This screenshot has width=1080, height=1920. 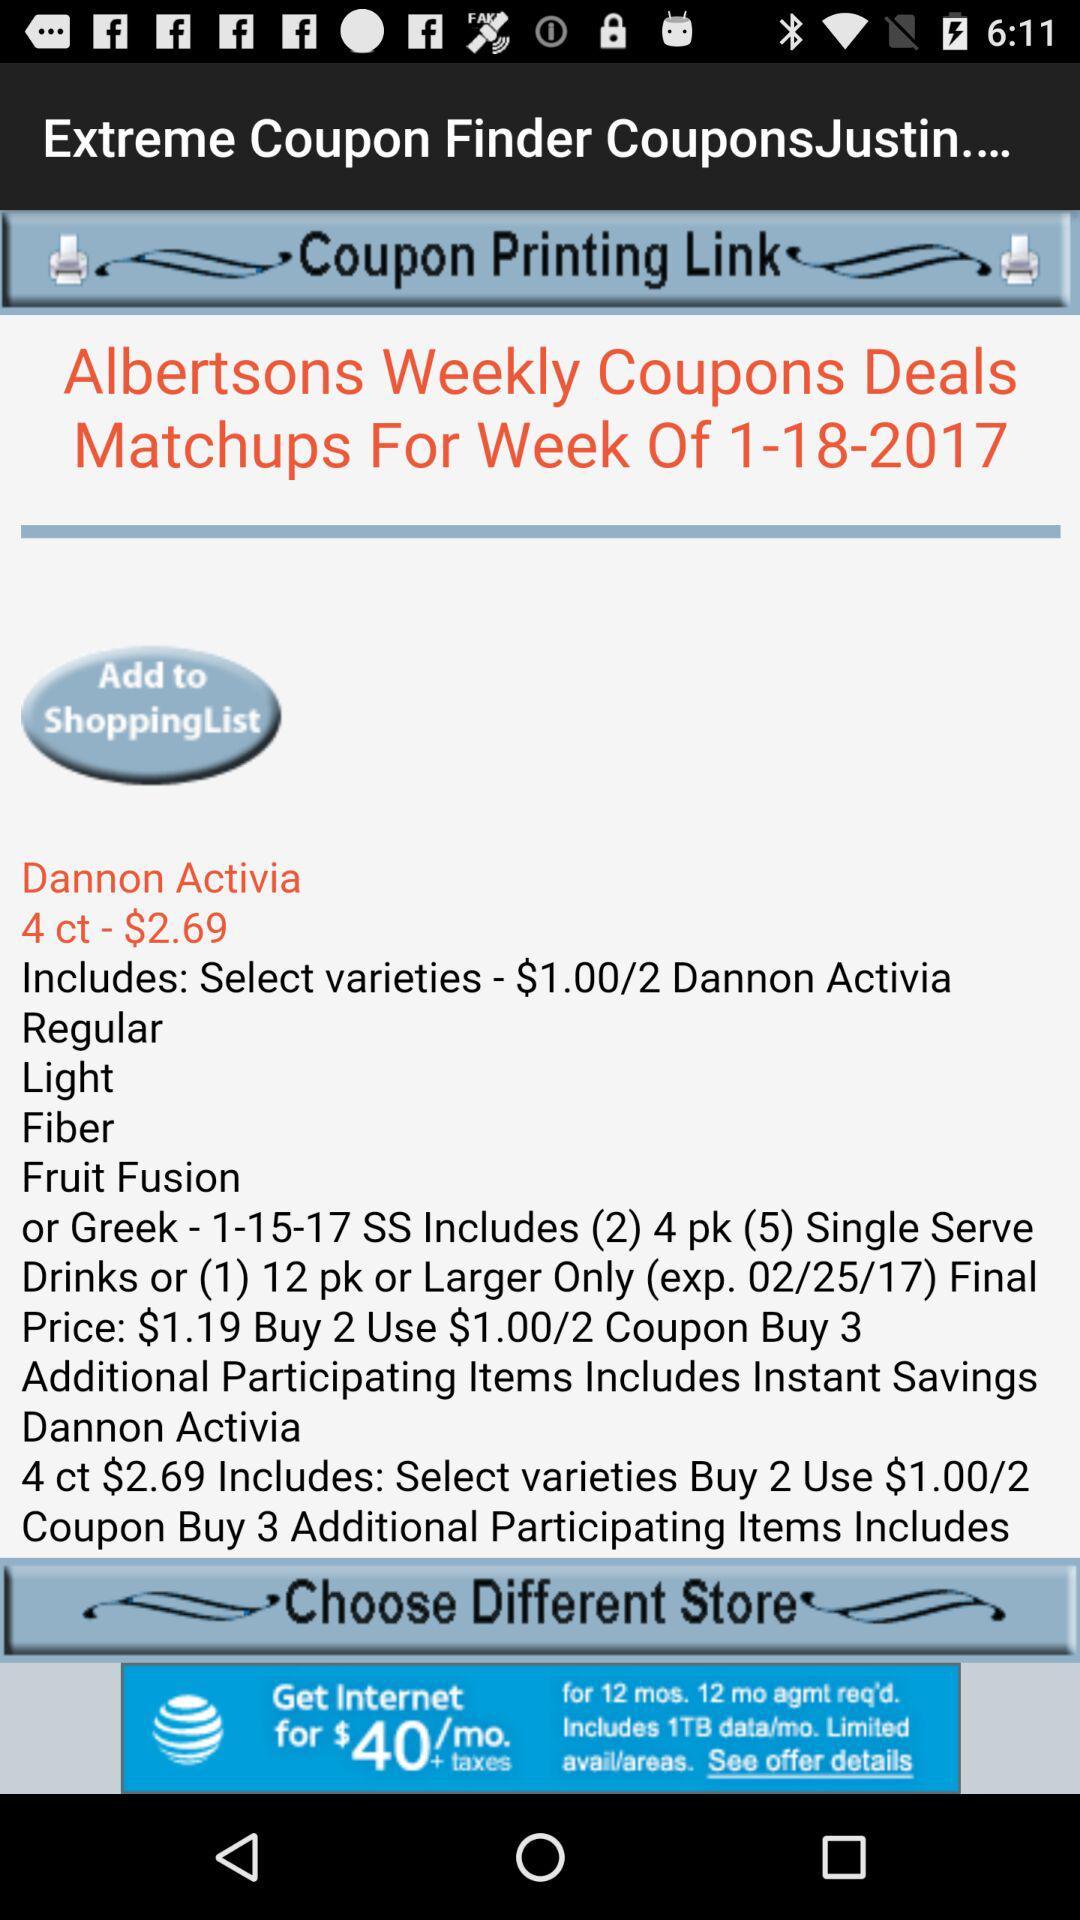 What do you see at coordinates (540, 1610) in the screenshot?
I see `choose store` at bounding box center [540, 1610].